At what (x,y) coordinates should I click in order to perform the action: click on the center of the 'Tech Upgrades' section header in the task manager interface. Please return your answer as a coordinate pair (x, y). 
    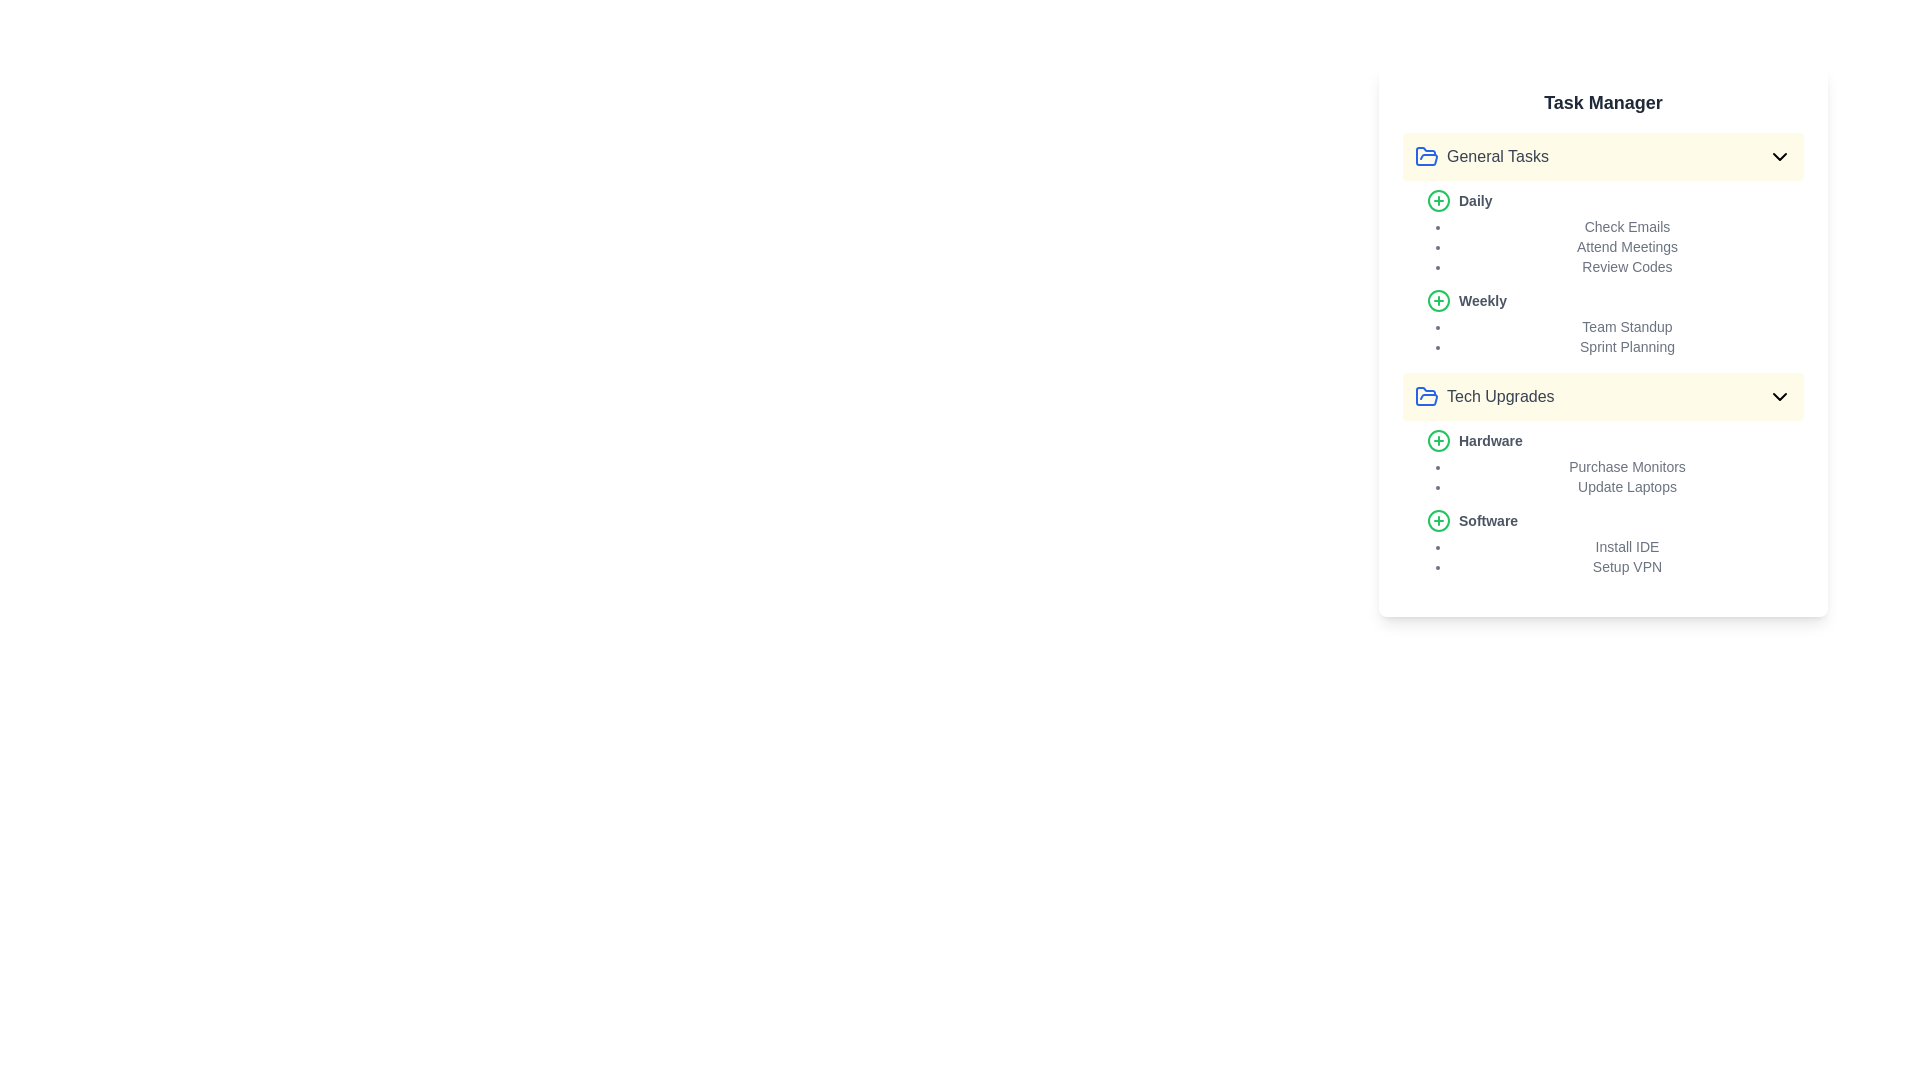
    Looking at the image, I should click on (1484, 397).